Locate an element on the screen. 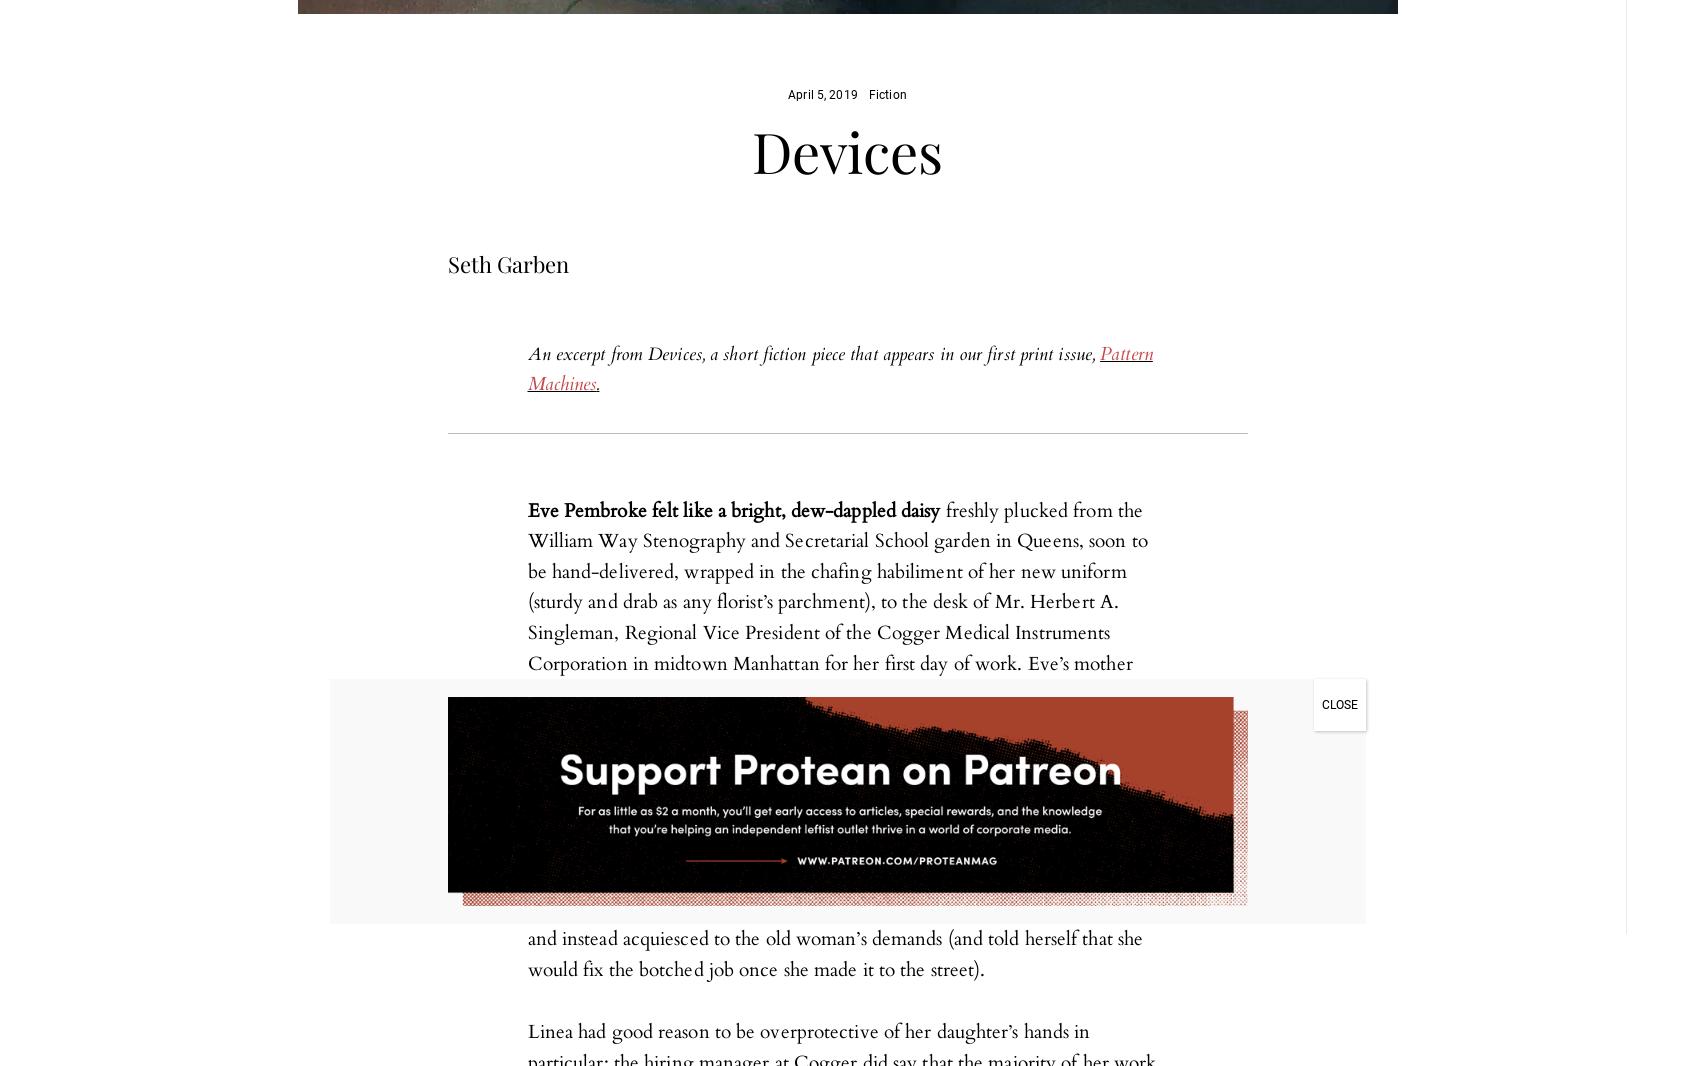 This screenshot has height=1066, width=1695. 'Devices' is located at coordinates (847, 149).